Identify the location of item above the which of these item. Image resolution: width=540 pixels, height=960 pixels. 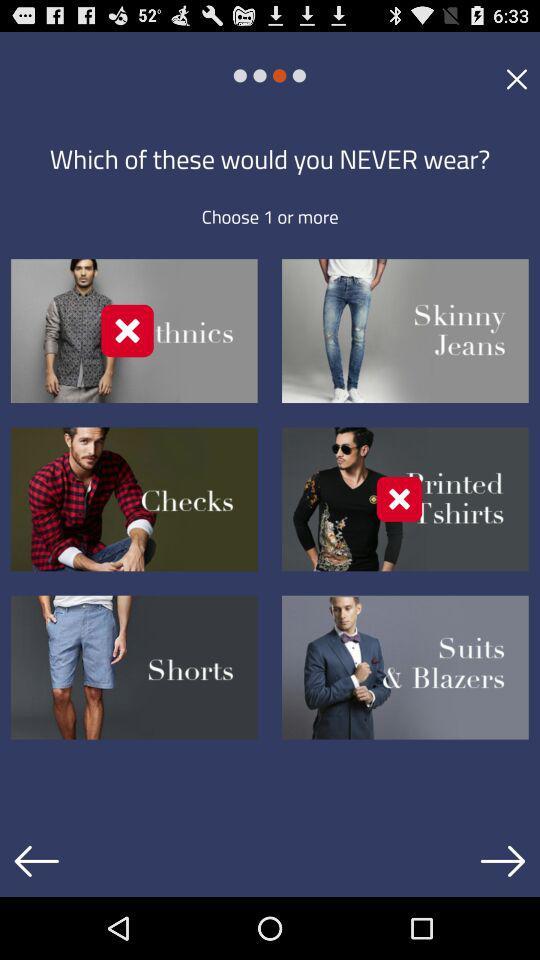
(516, 78).